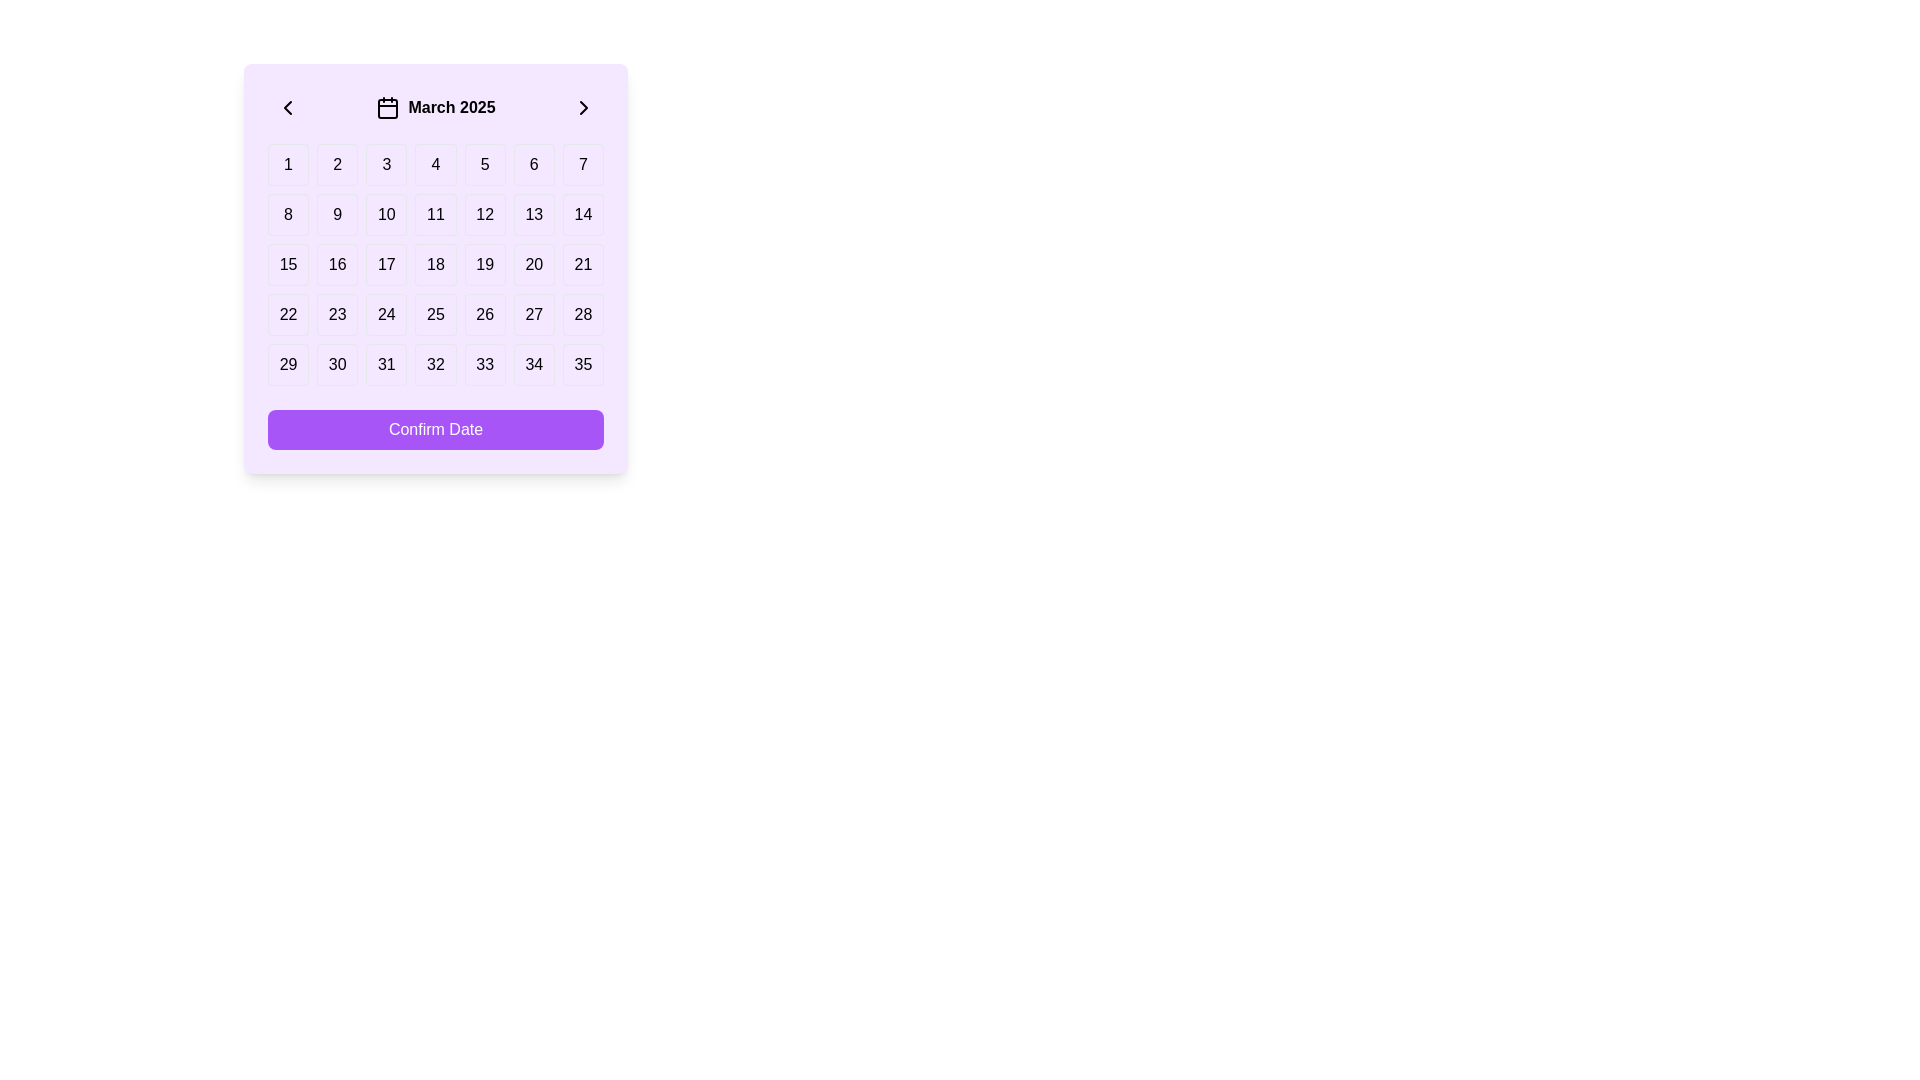 The image size is (1920, 1080). What do you see at coordinates (582, 264) in the screenshot?
I see `the non-interactive button representing the 21st day in the calendar view, located in the sixth column of the third row` at bounding box center [582, 264].